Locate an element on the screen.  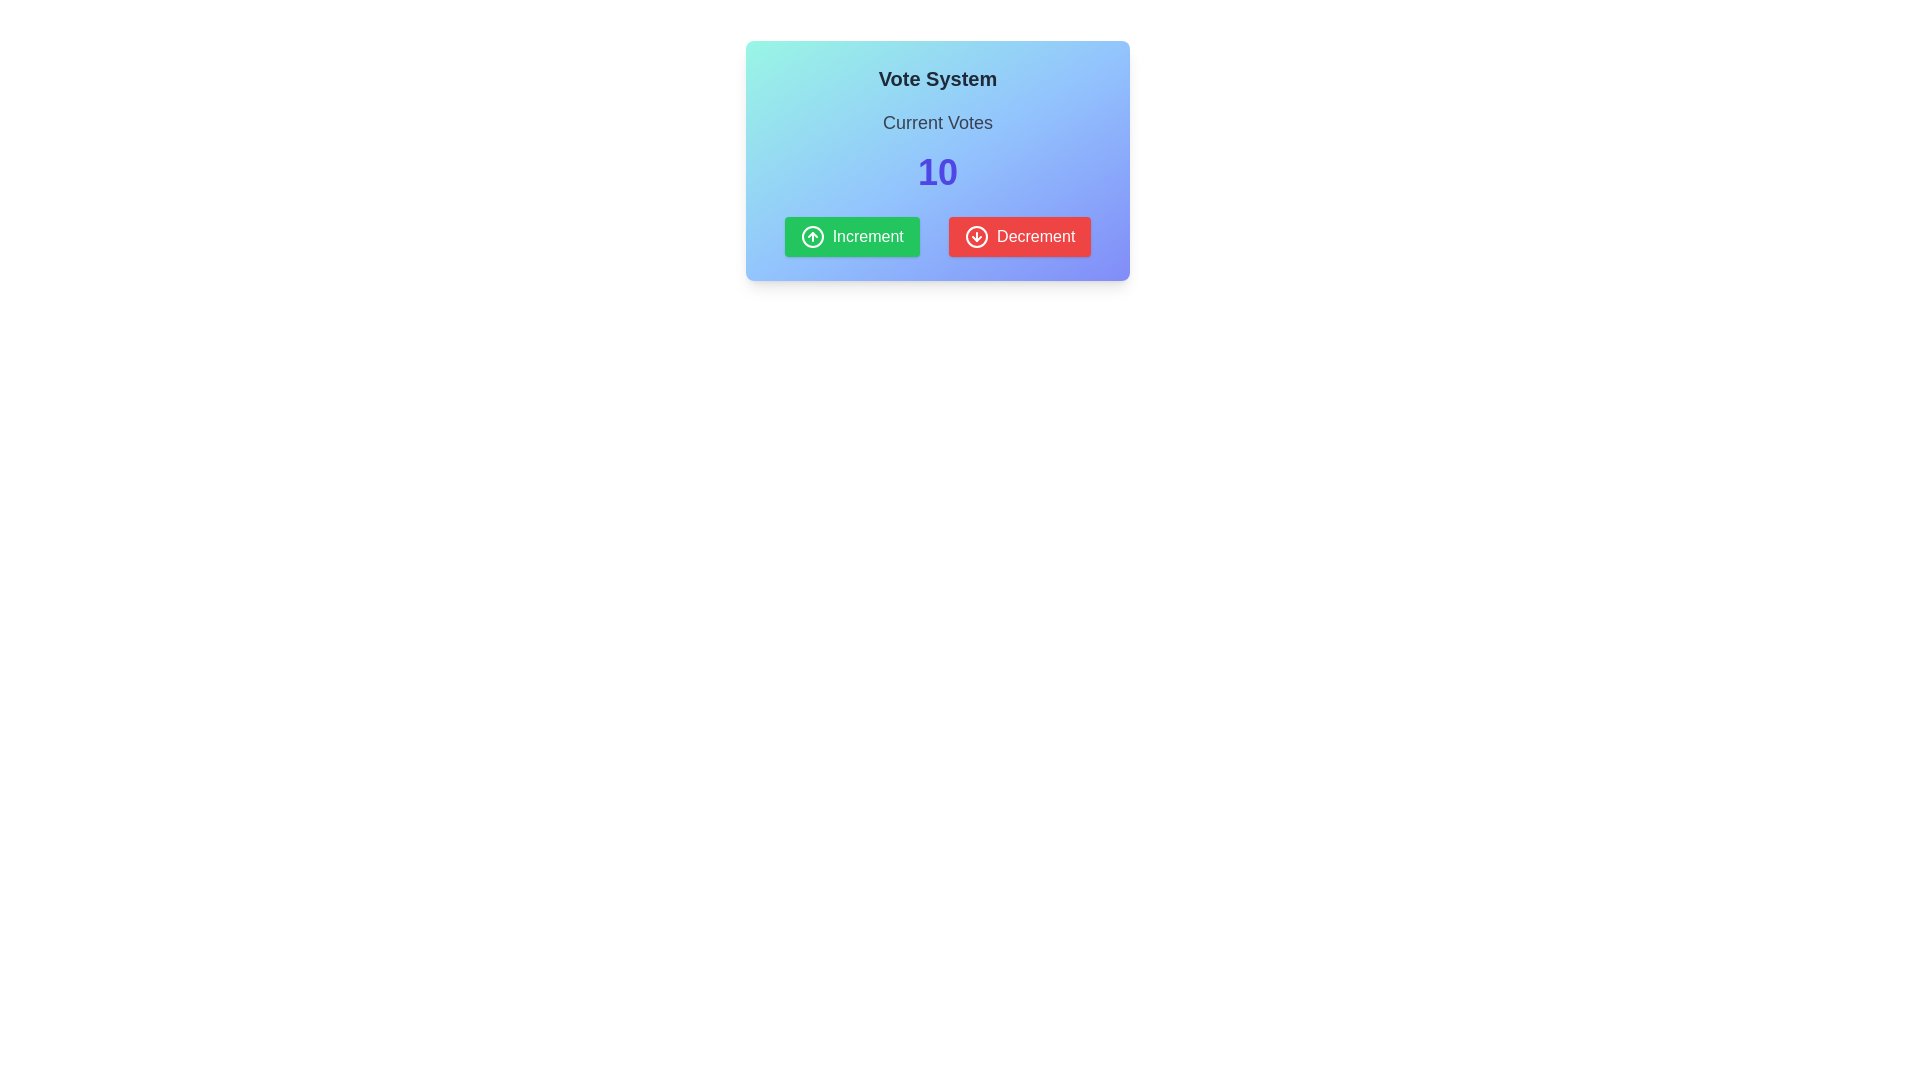
the increment action icon located within the 'Increment' button, which is displayed to the left of the text 'Increment' inside a green rectangular box below a vote count is located at coordinates (812, 235).